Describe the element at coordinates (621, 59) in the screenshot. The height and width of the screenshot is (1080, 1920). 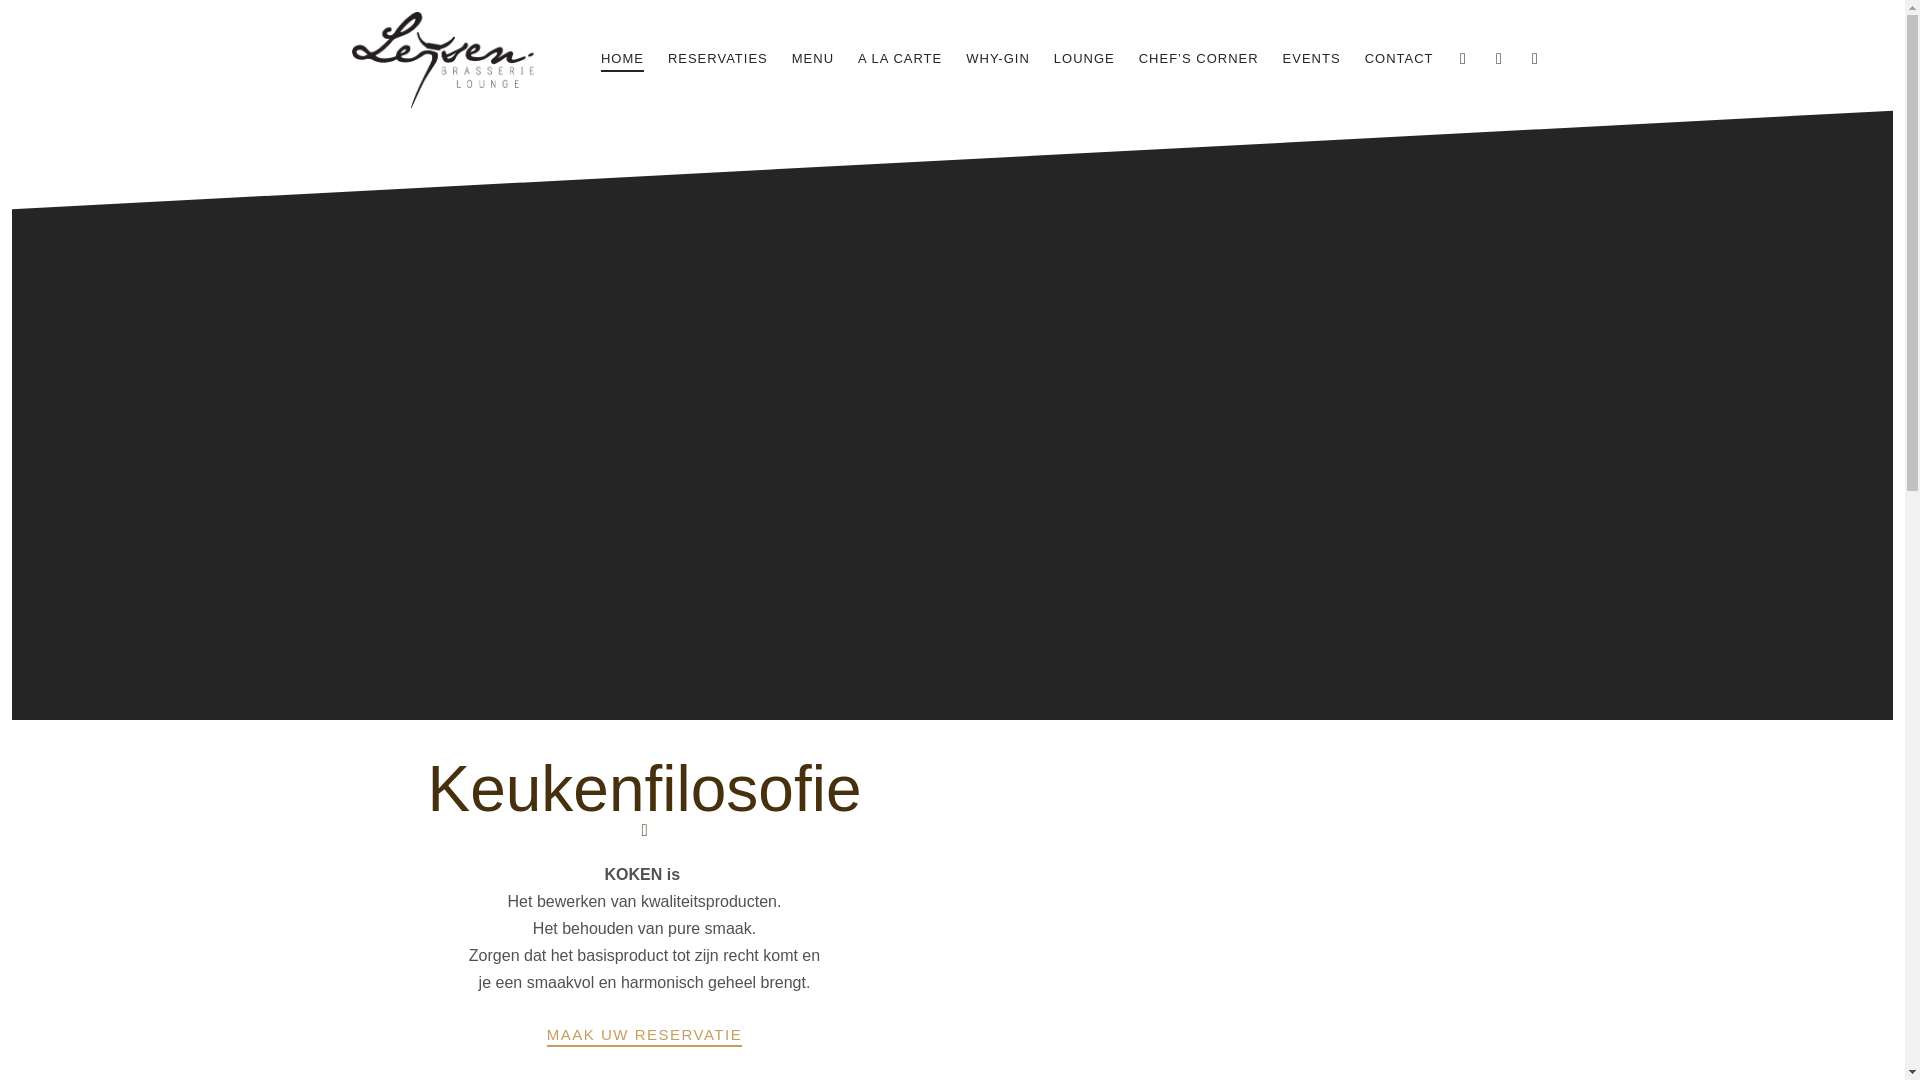
I see `'HOME'` at that location.